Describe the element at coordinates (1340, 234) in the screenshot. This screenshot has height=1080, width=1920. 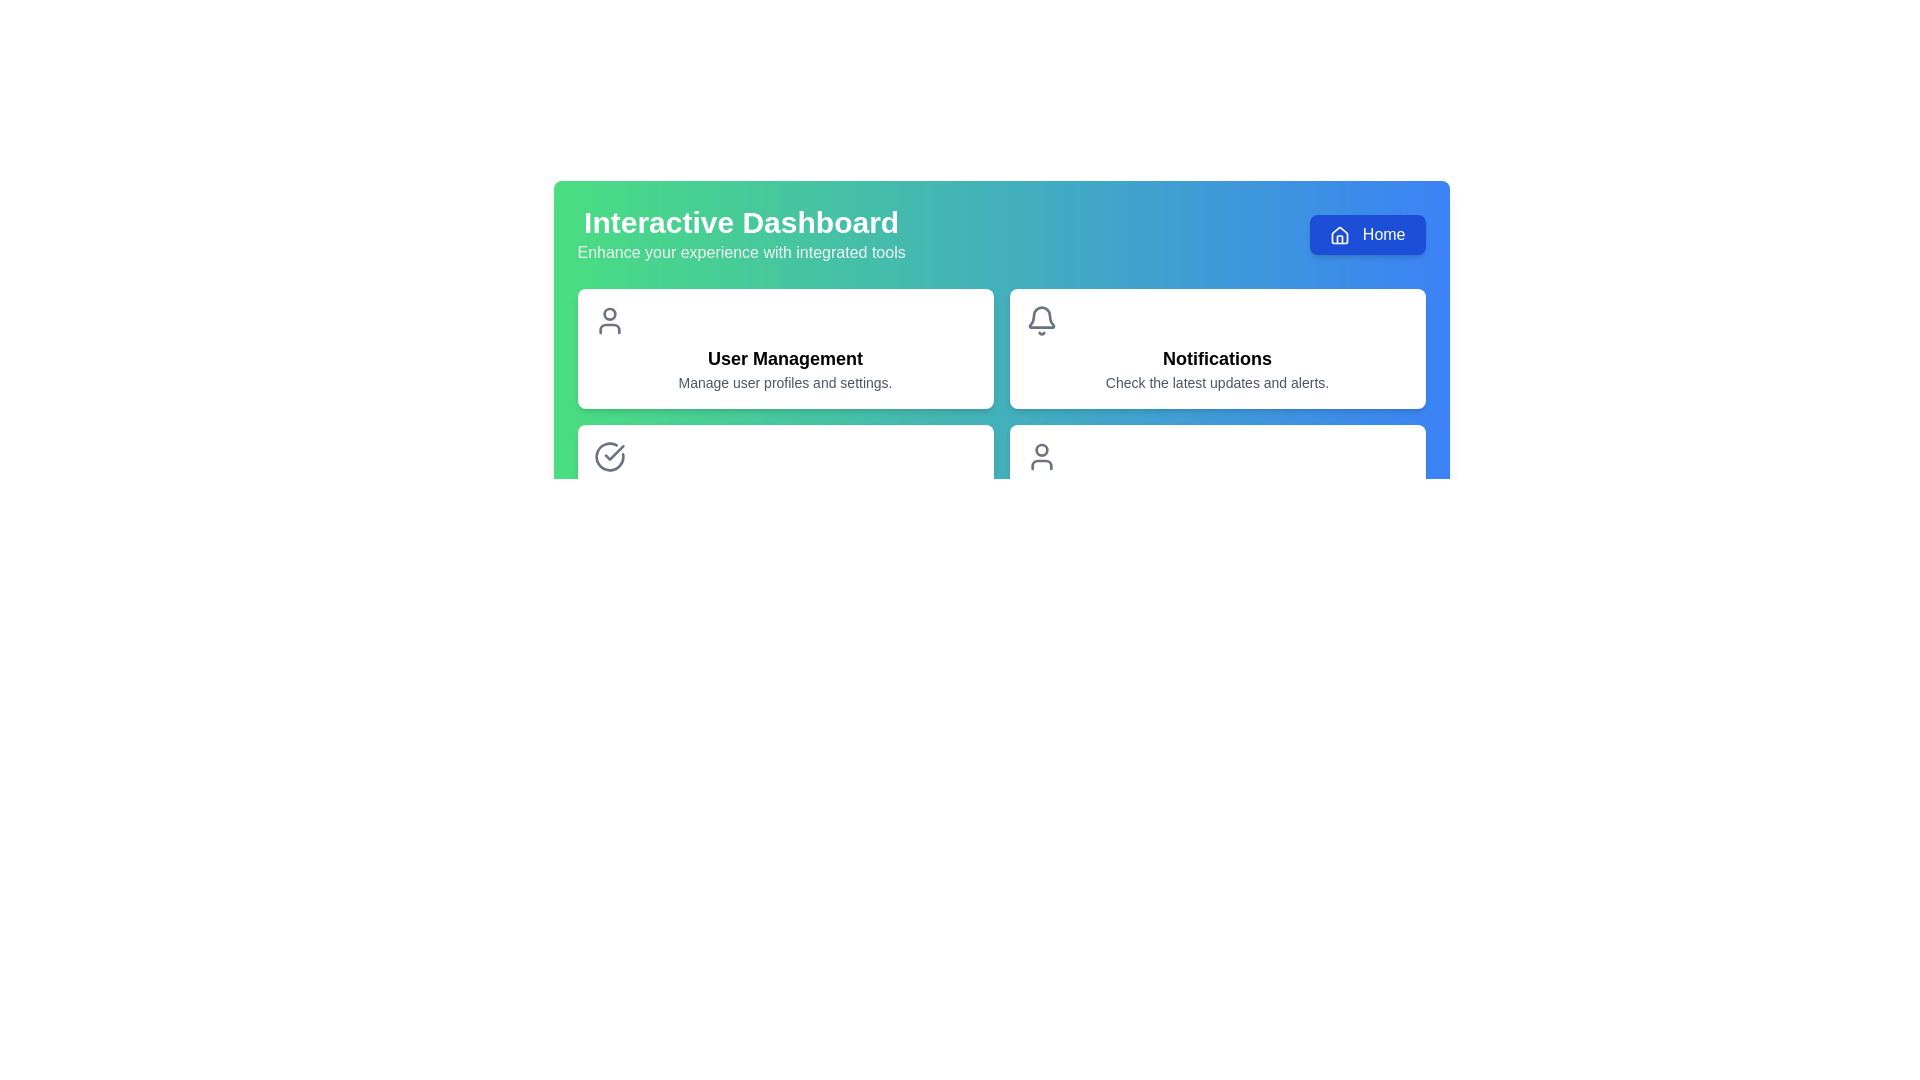
I see `the house-shaped icon within the blue 'Home' button located in the upper-right corner of the interface` at that location.